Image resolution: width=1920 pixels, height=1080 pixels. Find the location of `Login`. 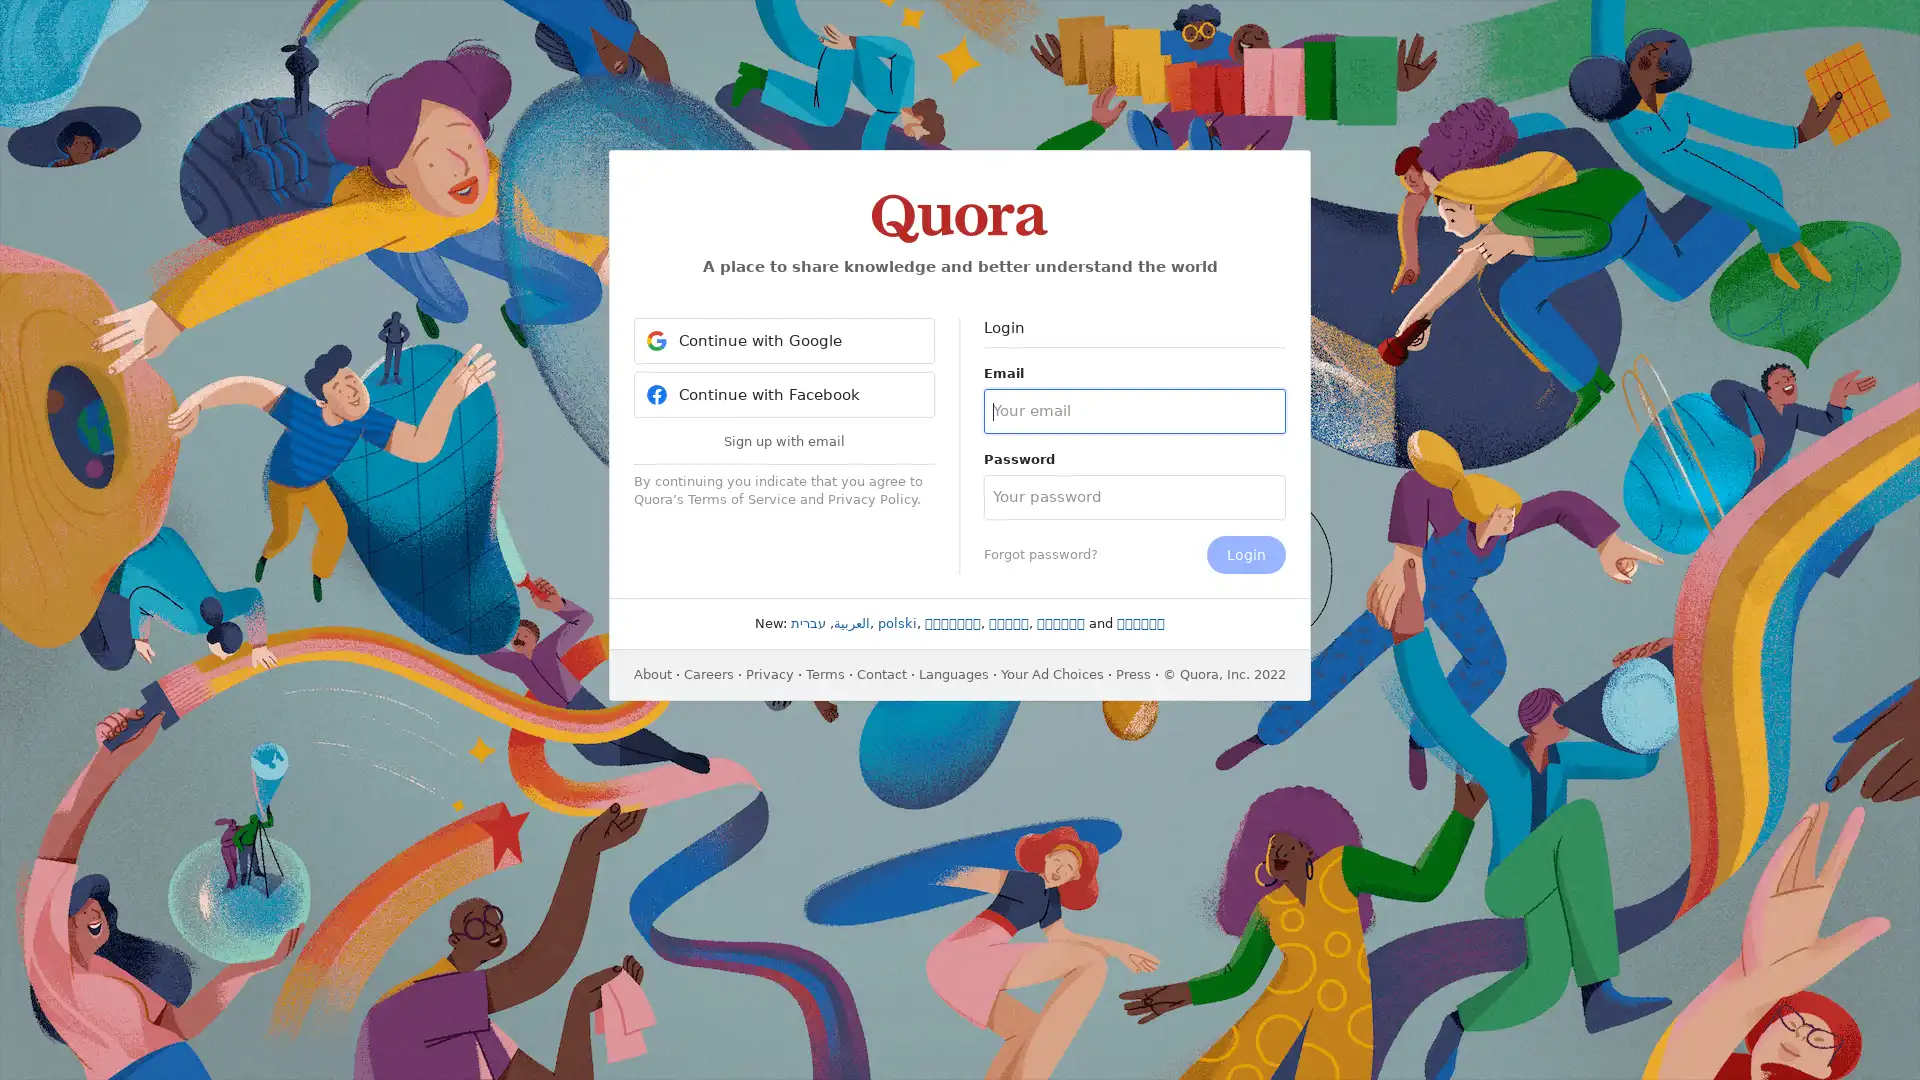

Login is located at coordinates (1245, 555).